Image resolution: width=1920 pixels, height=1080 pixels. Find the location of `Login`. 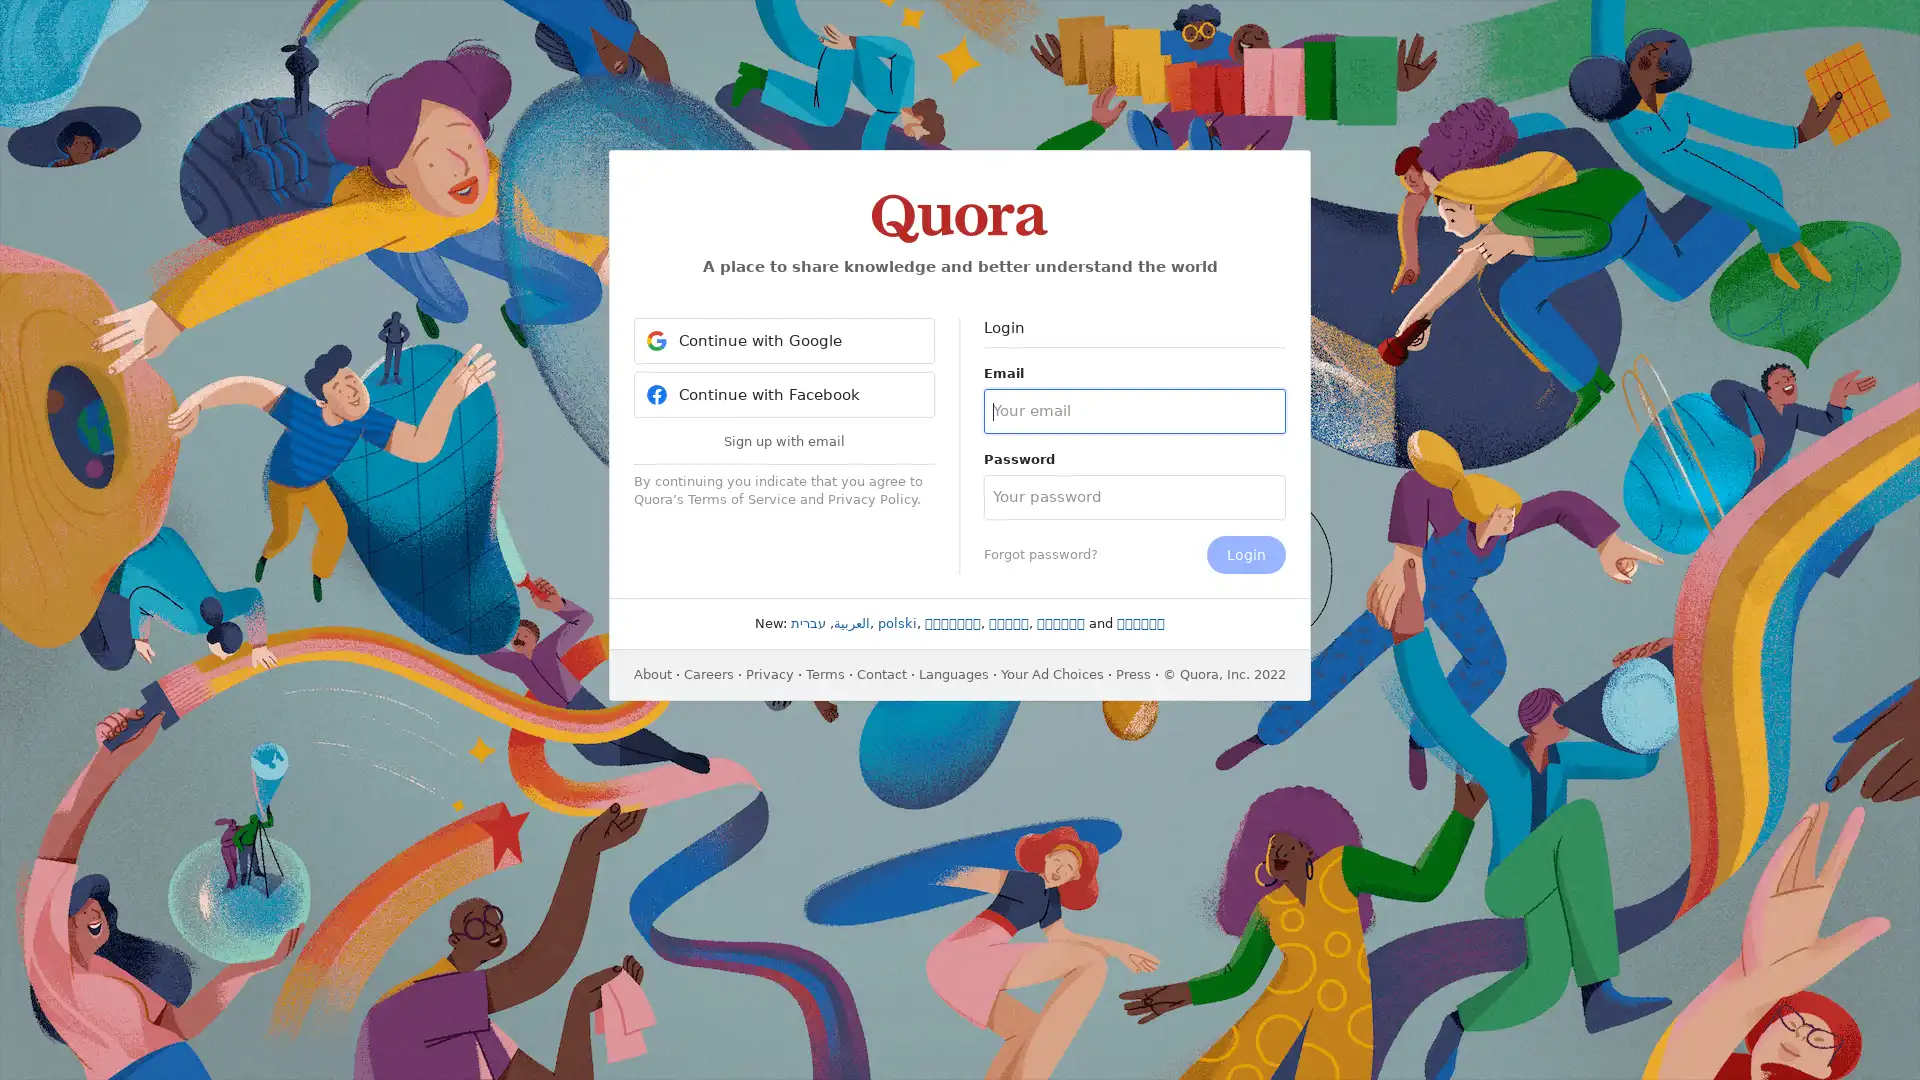

Login is located at coordinates (1245, 555).